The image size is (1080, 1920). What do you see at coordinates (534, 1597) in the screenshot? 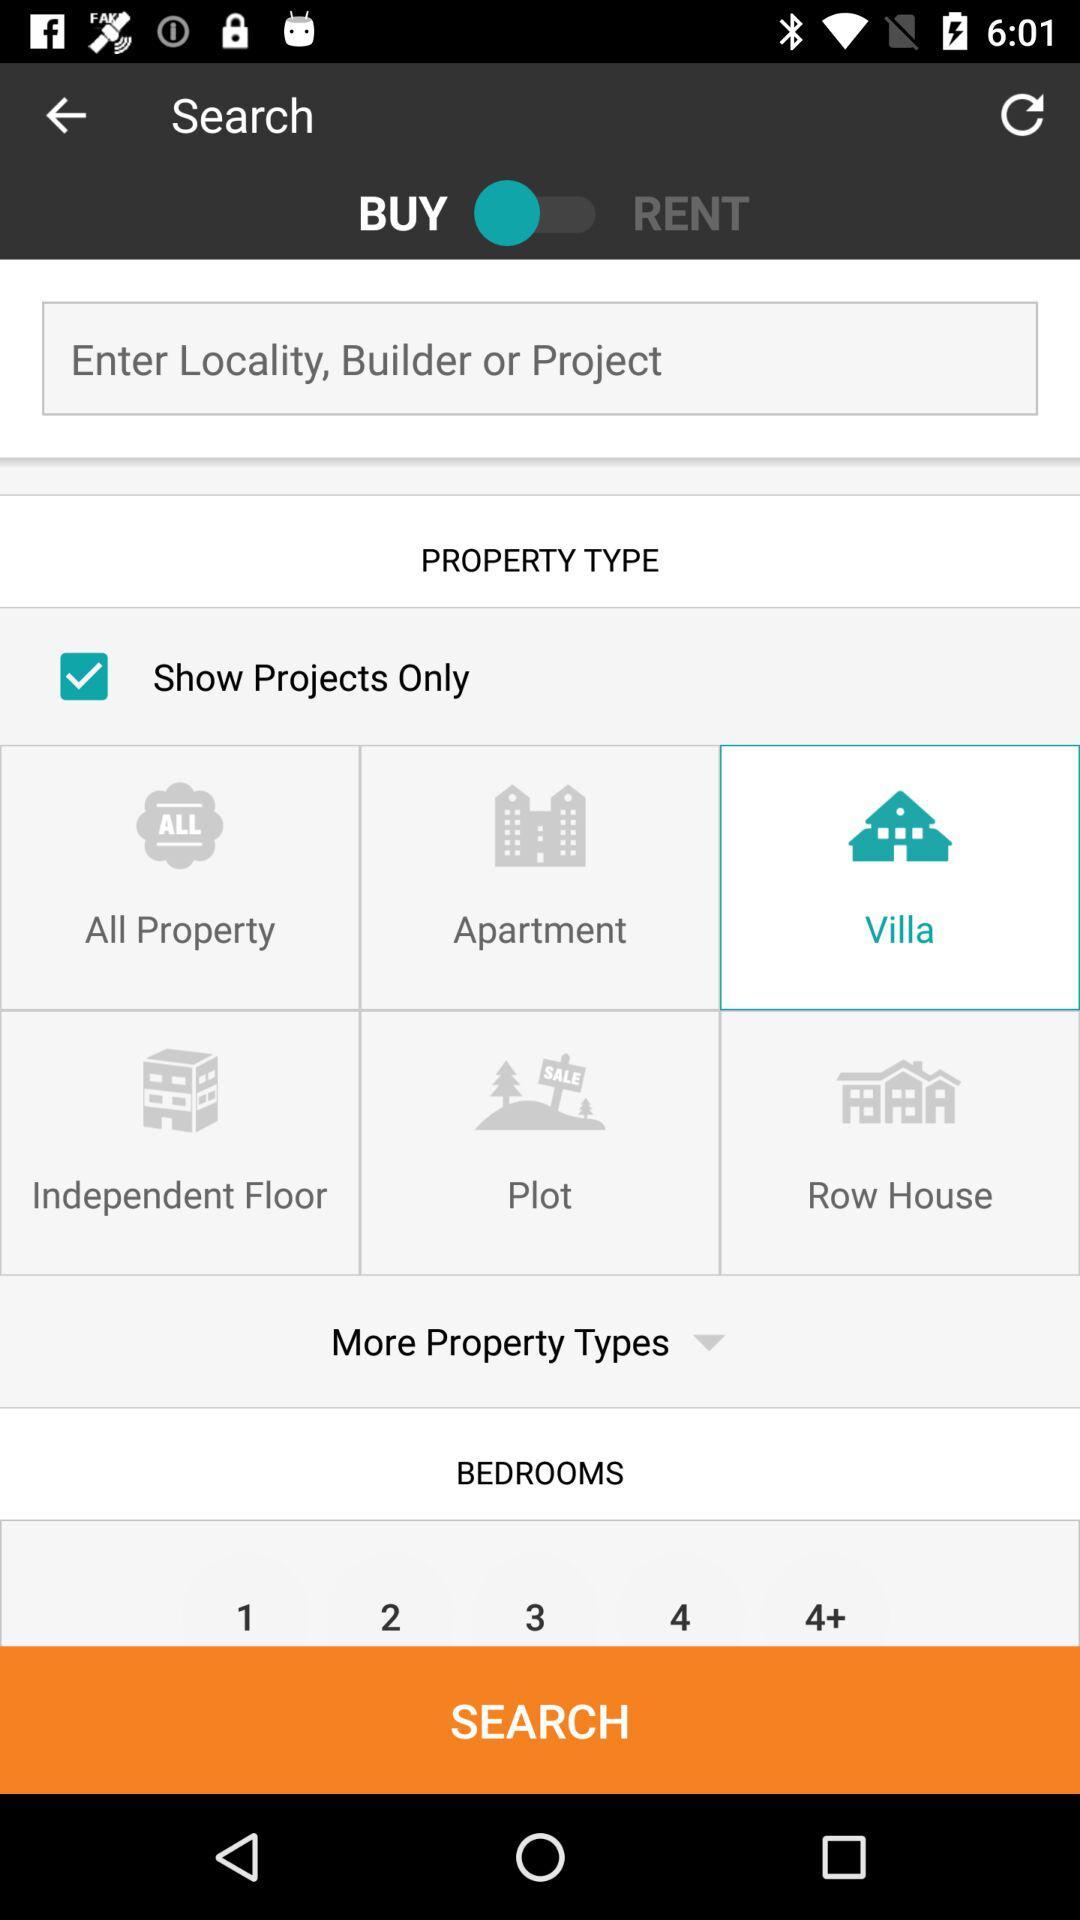
I see `the item above search item` at bounding box center [534, 1597].